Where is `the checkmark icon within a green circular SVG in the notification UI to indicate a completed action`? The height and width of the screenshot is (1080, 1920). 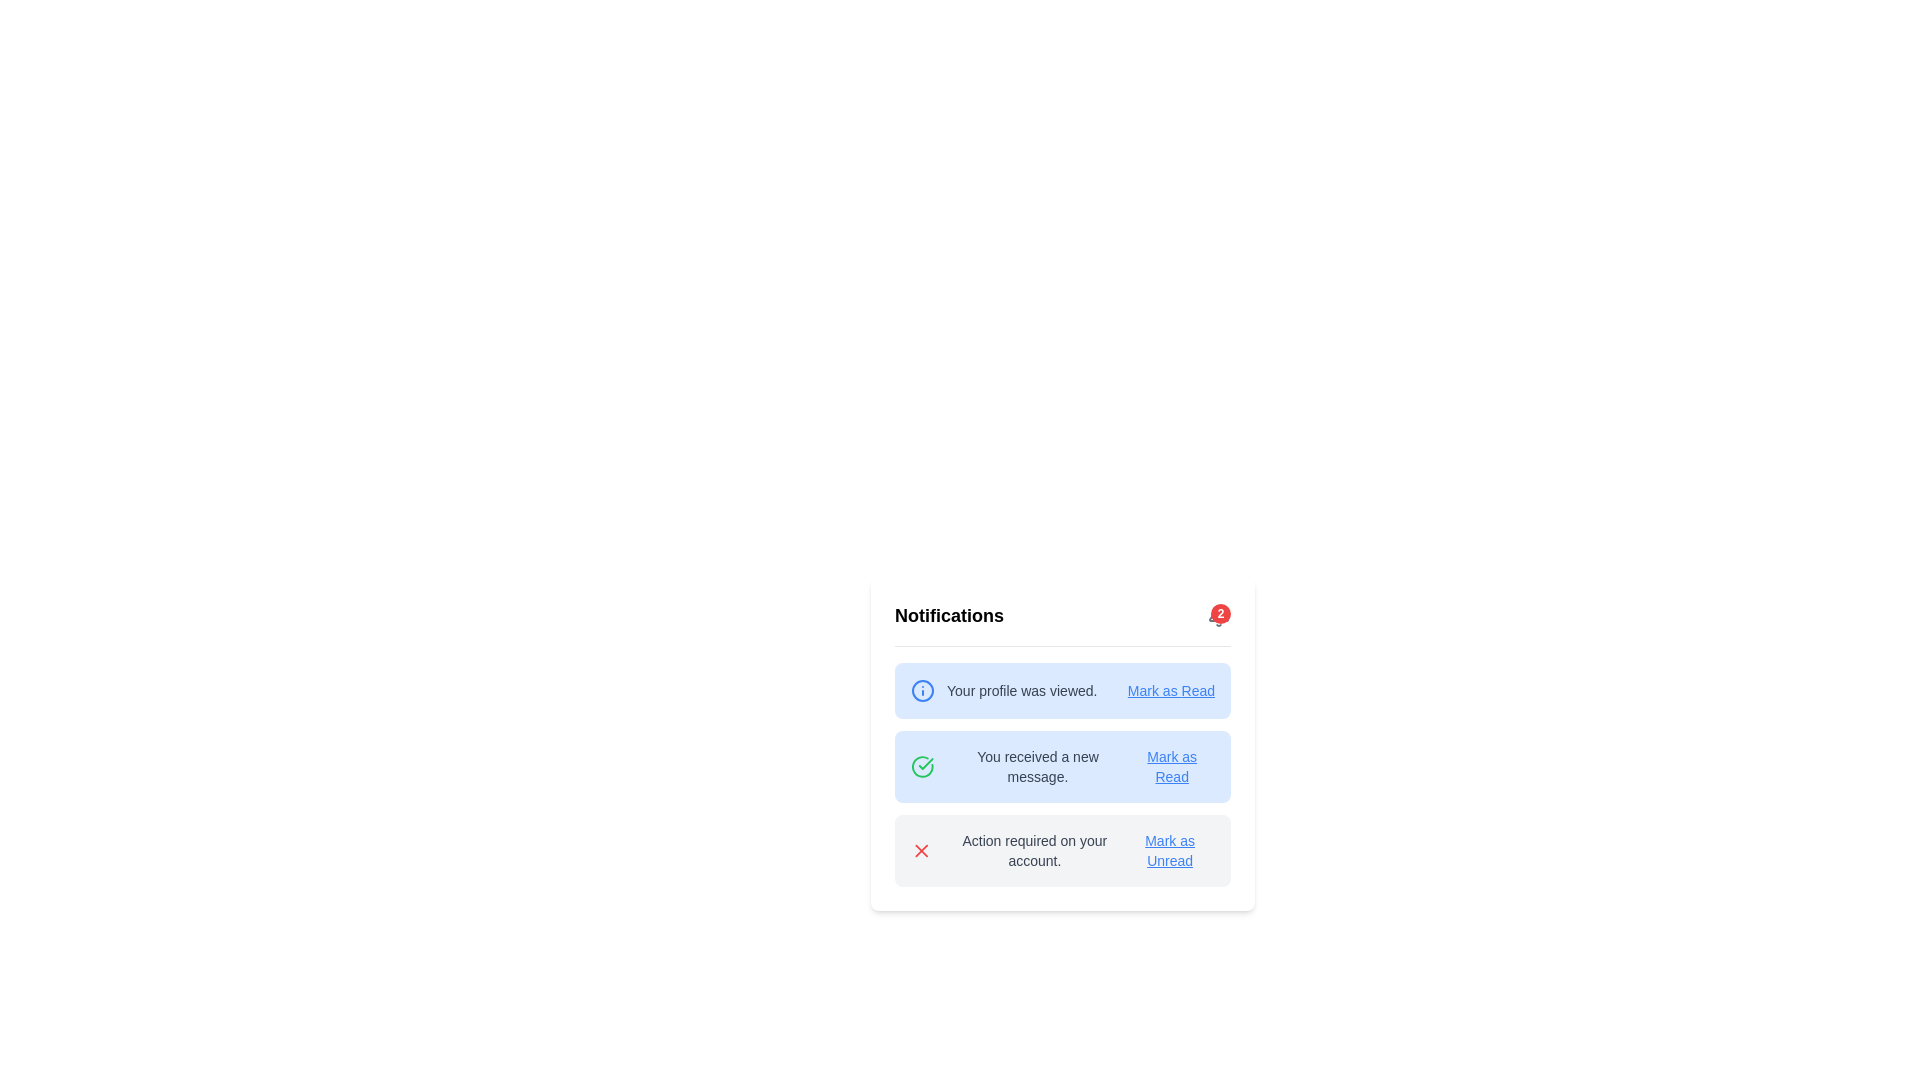 the checkmark icon within a green circular SVG in the notification UI to indicate a completed action is located at coordinates (925, 764).